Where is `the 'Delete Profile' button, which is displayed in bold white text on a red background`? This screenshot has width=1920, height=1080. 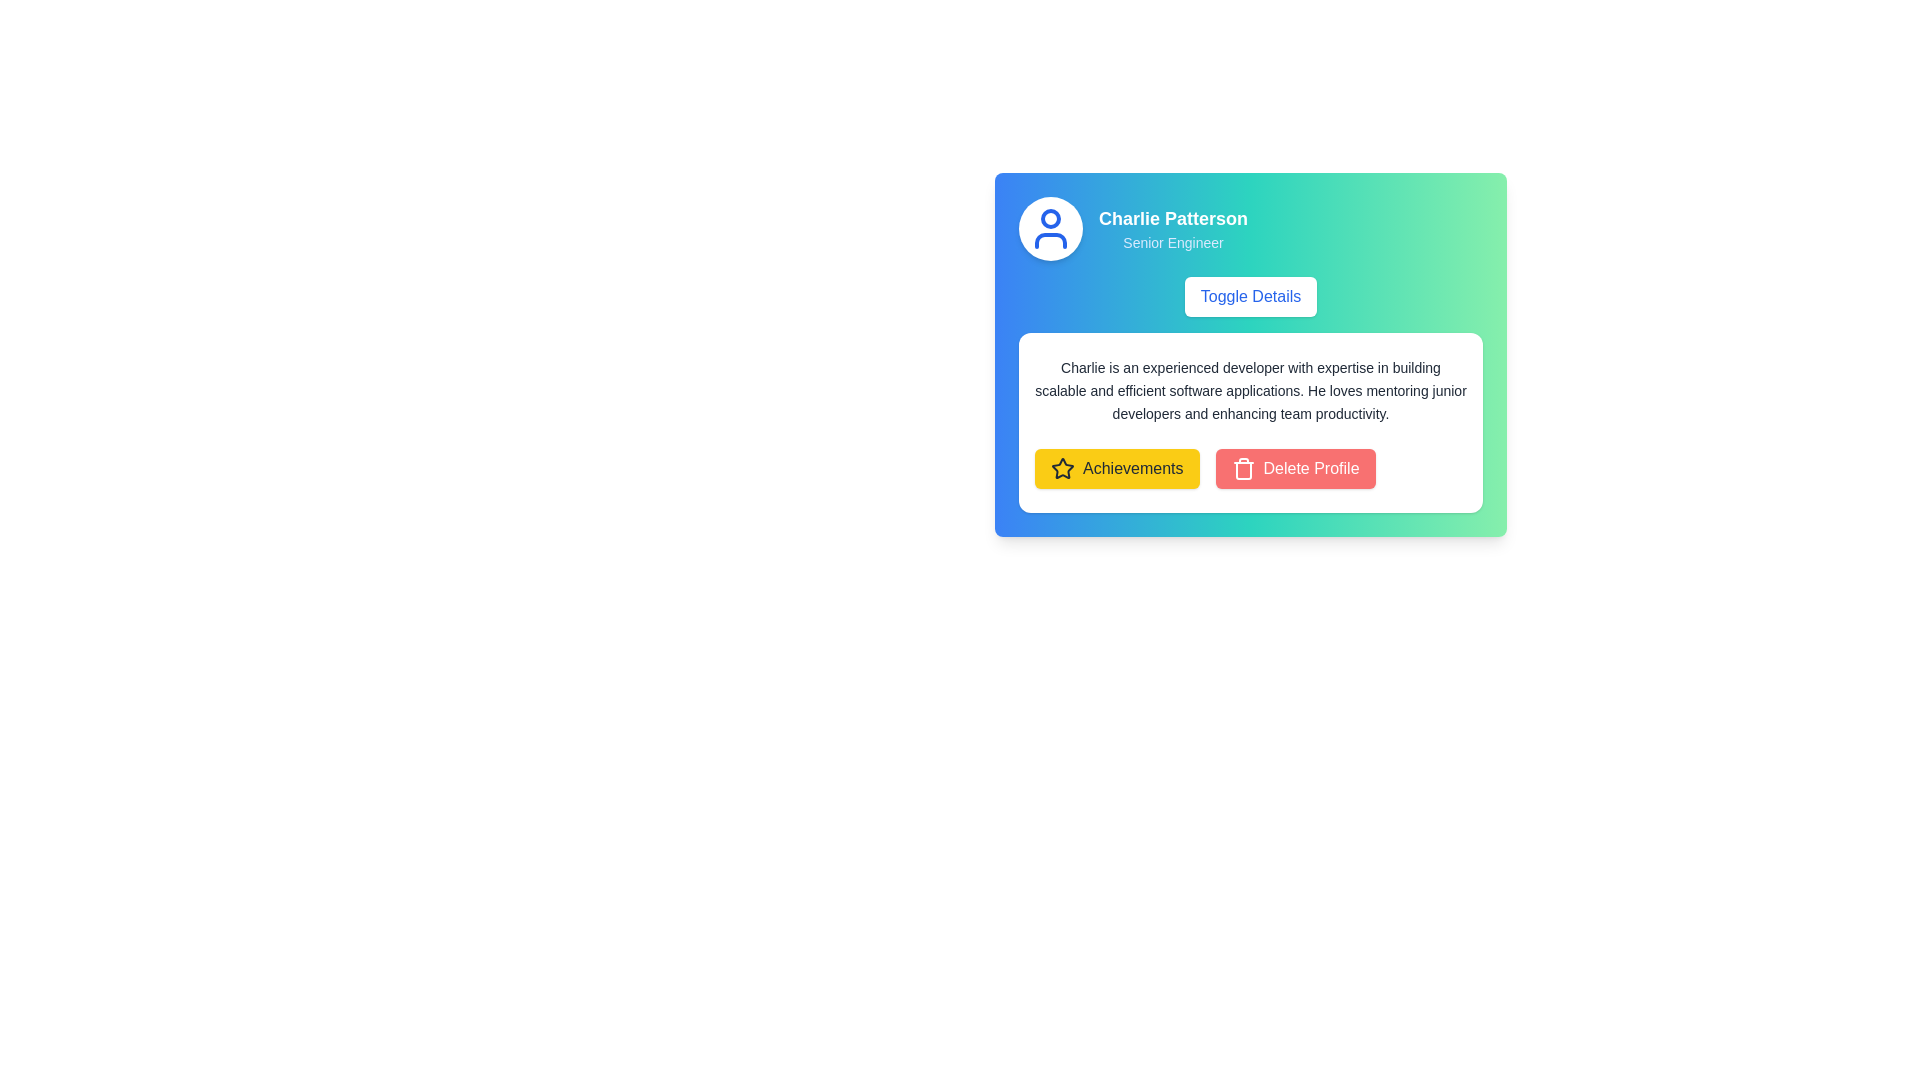
the 'Delete Profile' button, which is displayed in bold white text on a red background is located at coordinates (1311, 469).